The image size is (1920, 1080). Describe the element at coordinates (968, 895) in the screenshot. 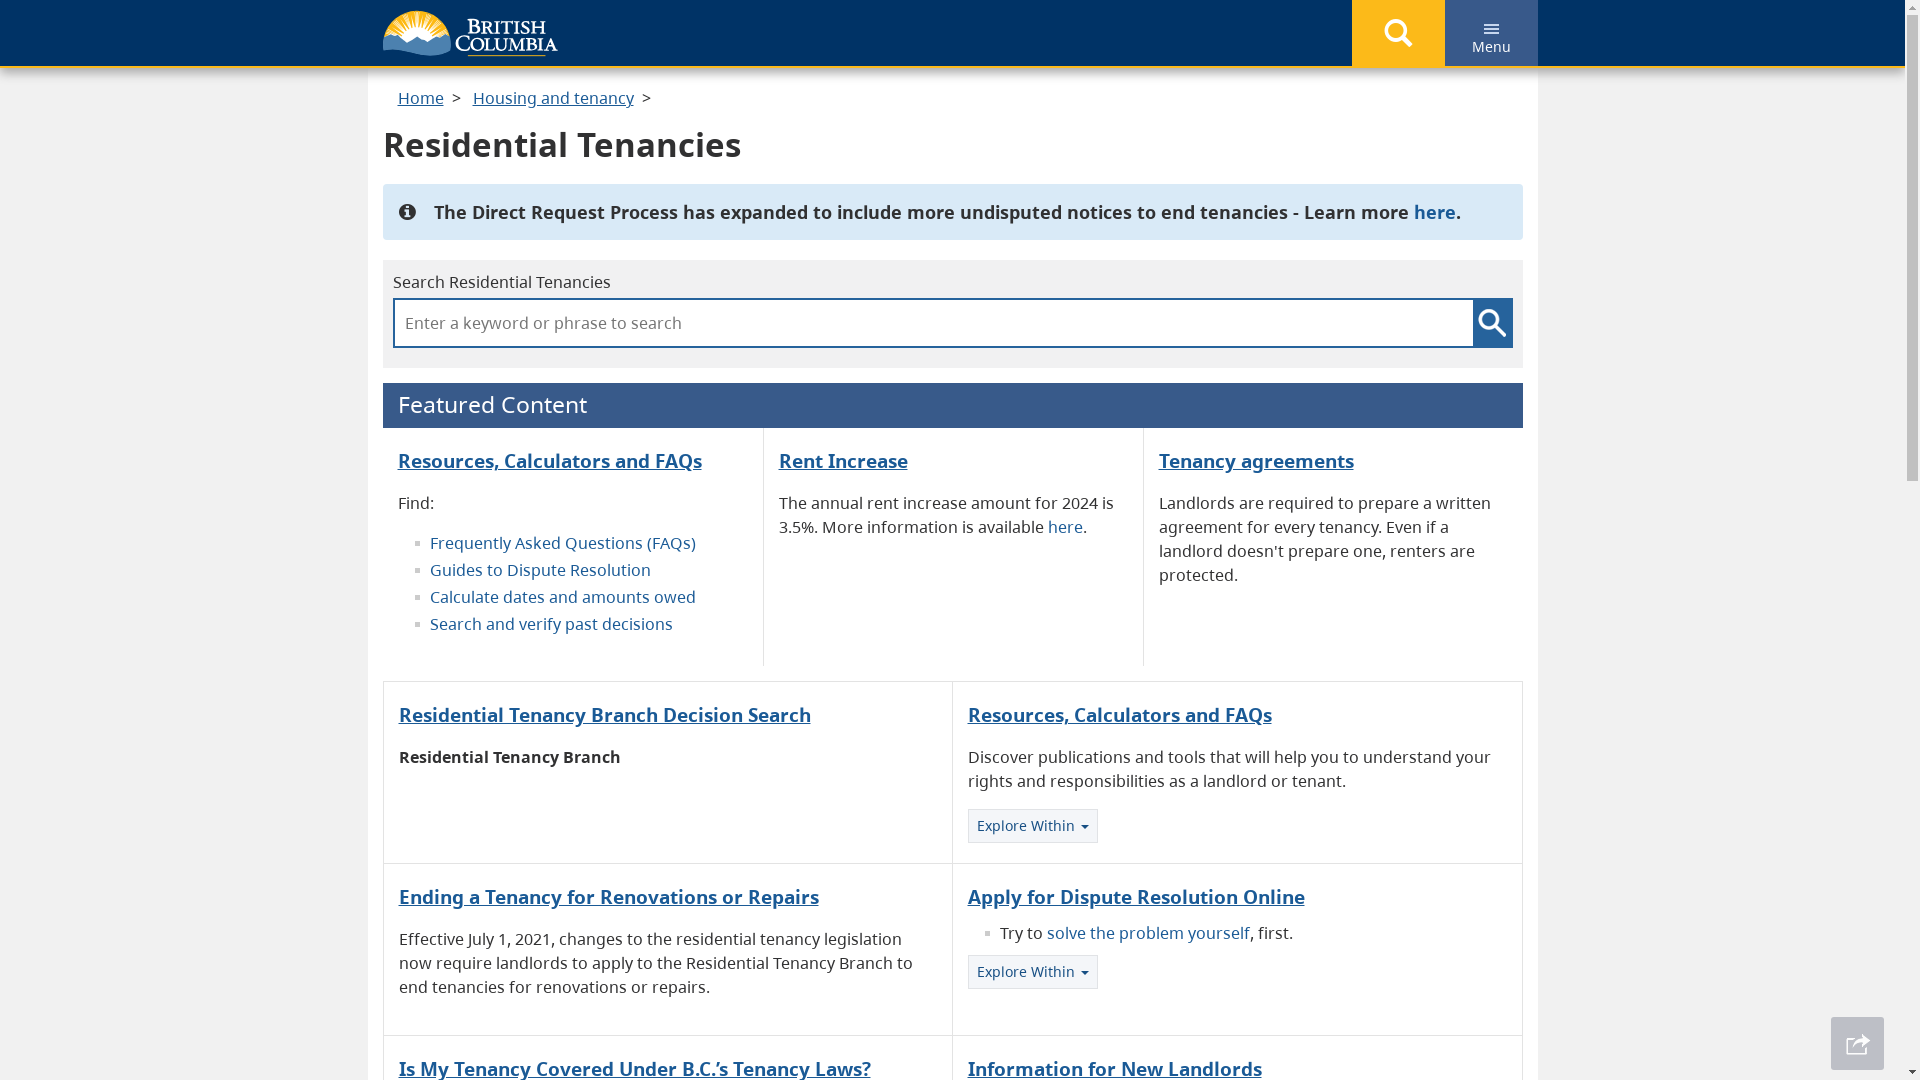

I see `'Apply for Dispute Resolution Online'` at that location.